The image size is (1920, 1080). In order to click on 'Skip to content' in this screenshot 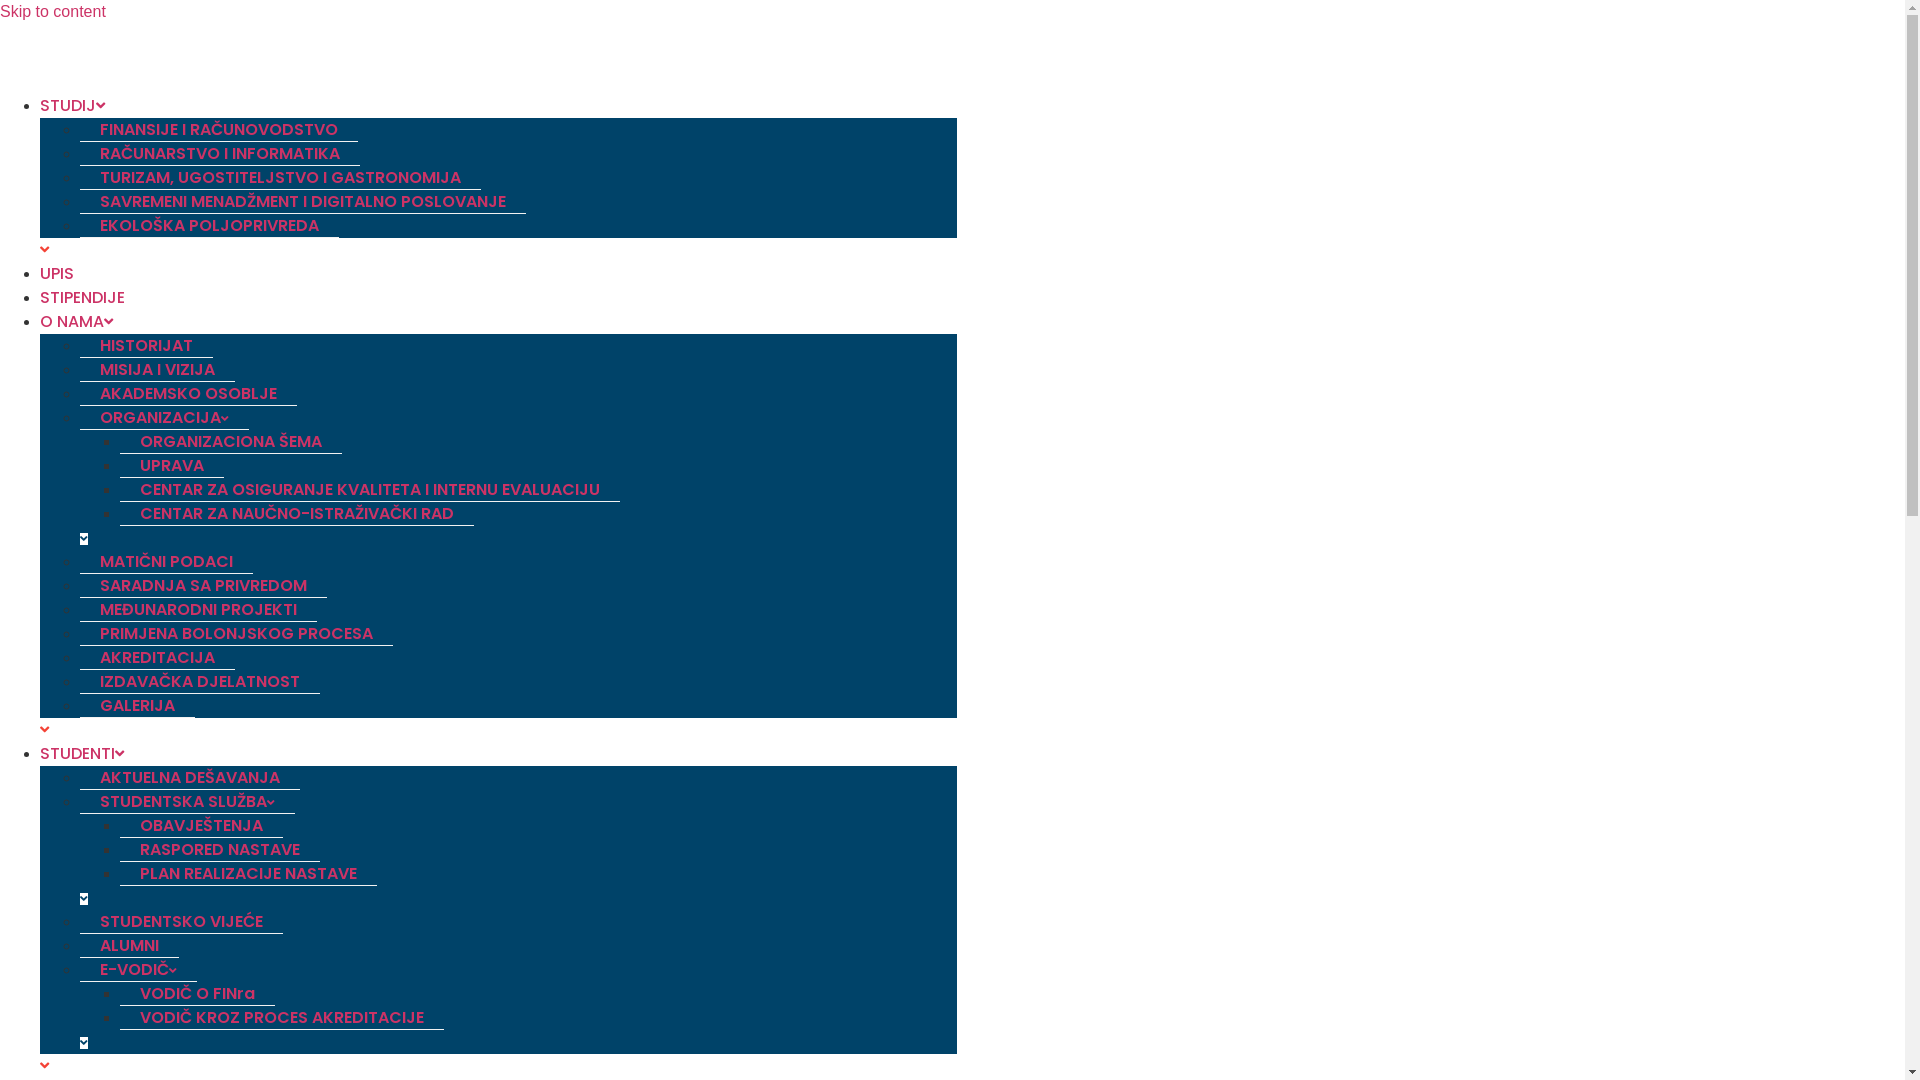, I will do `click(52, 11)`.